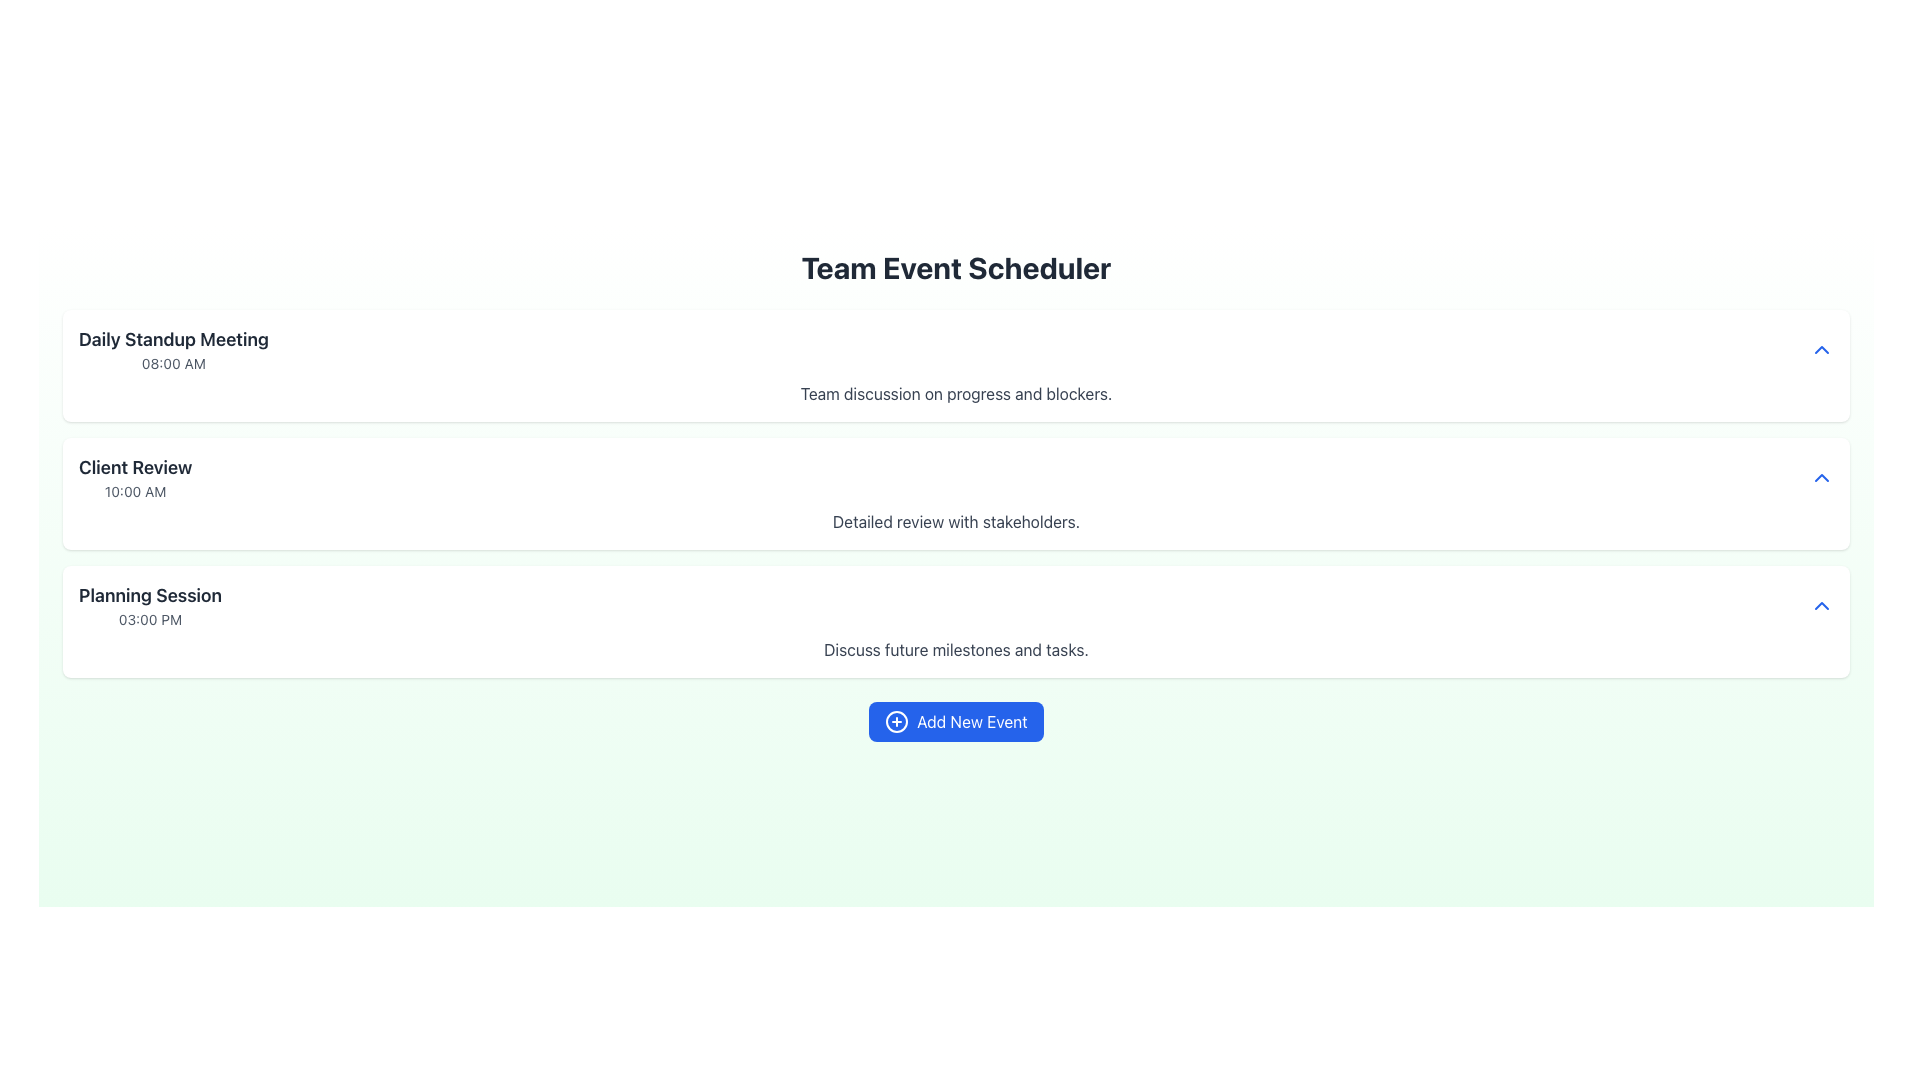 This screenshot has width=1920, height=1080. I want to click on the Dropdown toggle button icon, which is a compact upward-pointing blue arrow located on the far right of the 'Daily Standup Meeting' row in the 'Team Event Scheduler' interface, so click(1822, 349).